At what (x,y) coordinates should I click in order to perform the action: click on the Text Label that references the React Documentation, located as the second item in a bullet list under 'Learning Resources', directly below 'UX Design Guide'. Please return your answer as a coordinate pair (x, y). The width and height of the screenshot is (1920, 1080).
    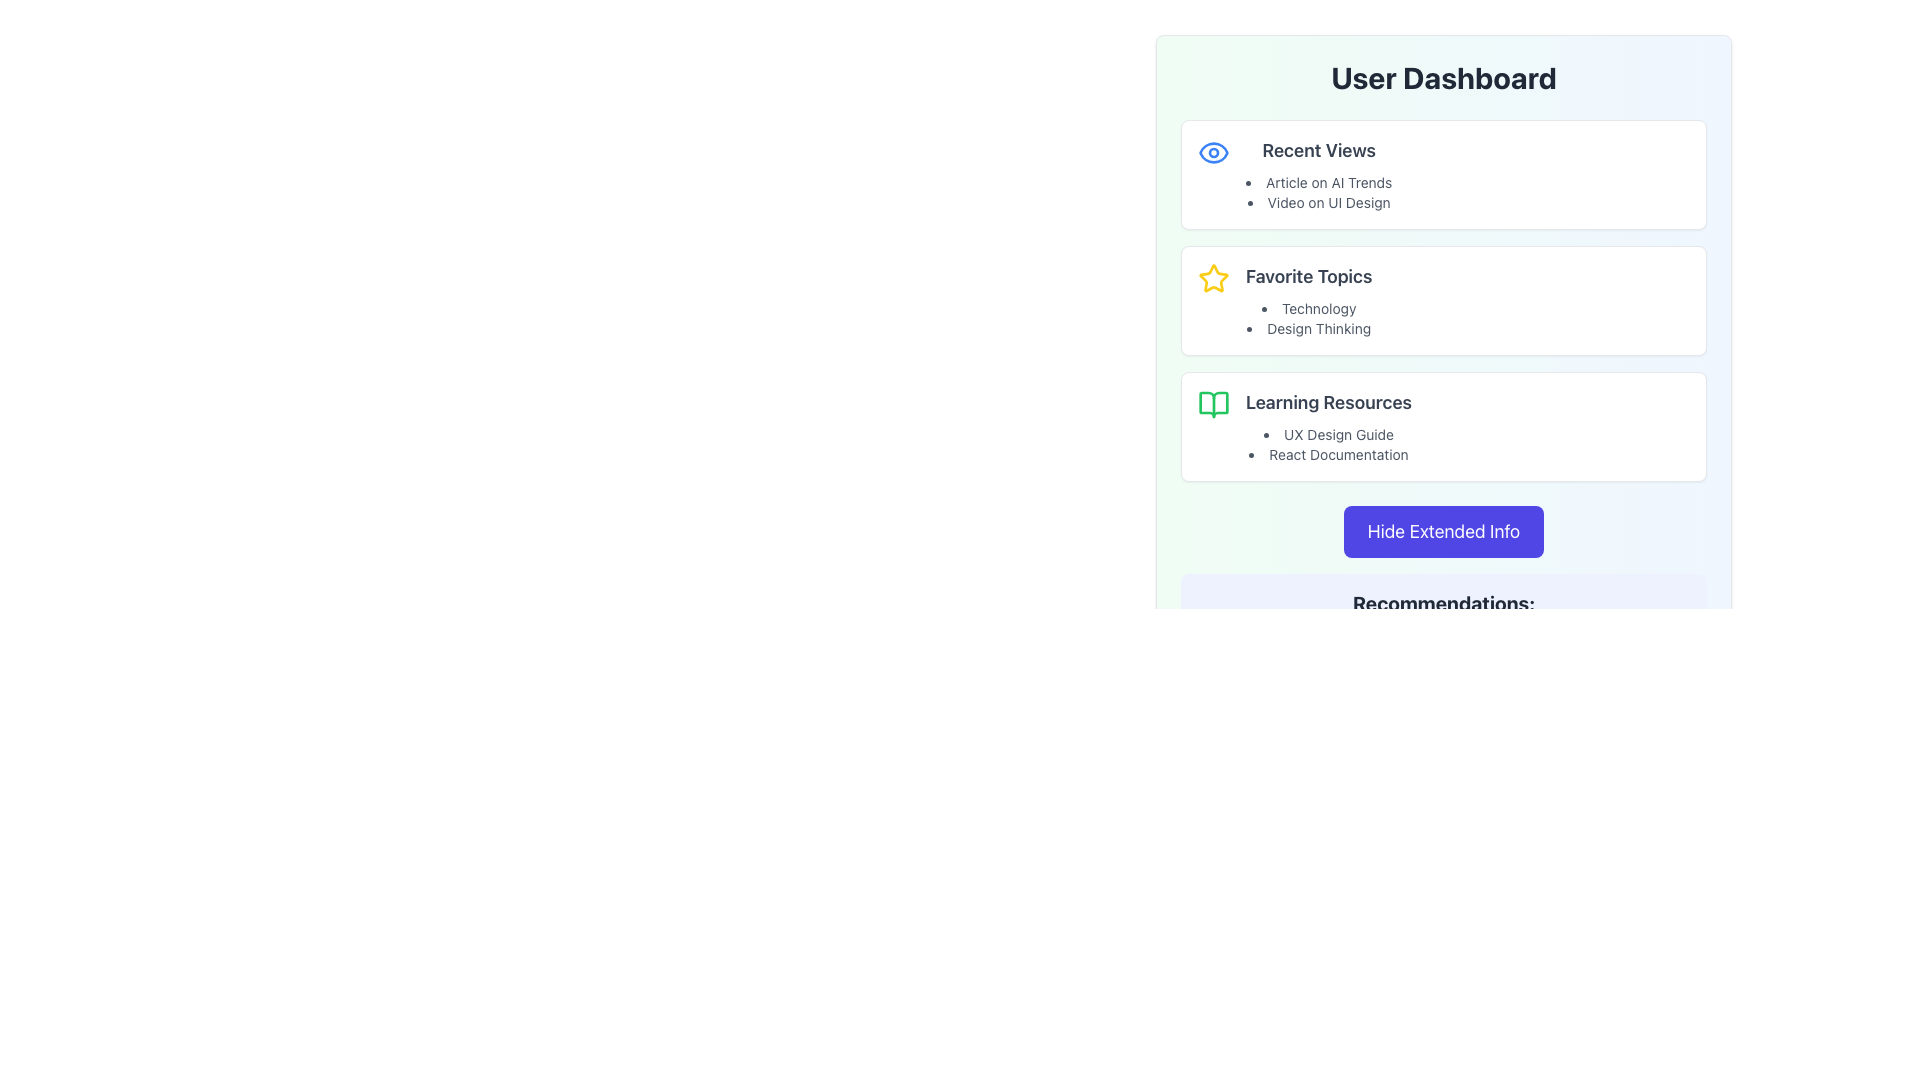
    Looking at the image, I should click on (1329, 455).